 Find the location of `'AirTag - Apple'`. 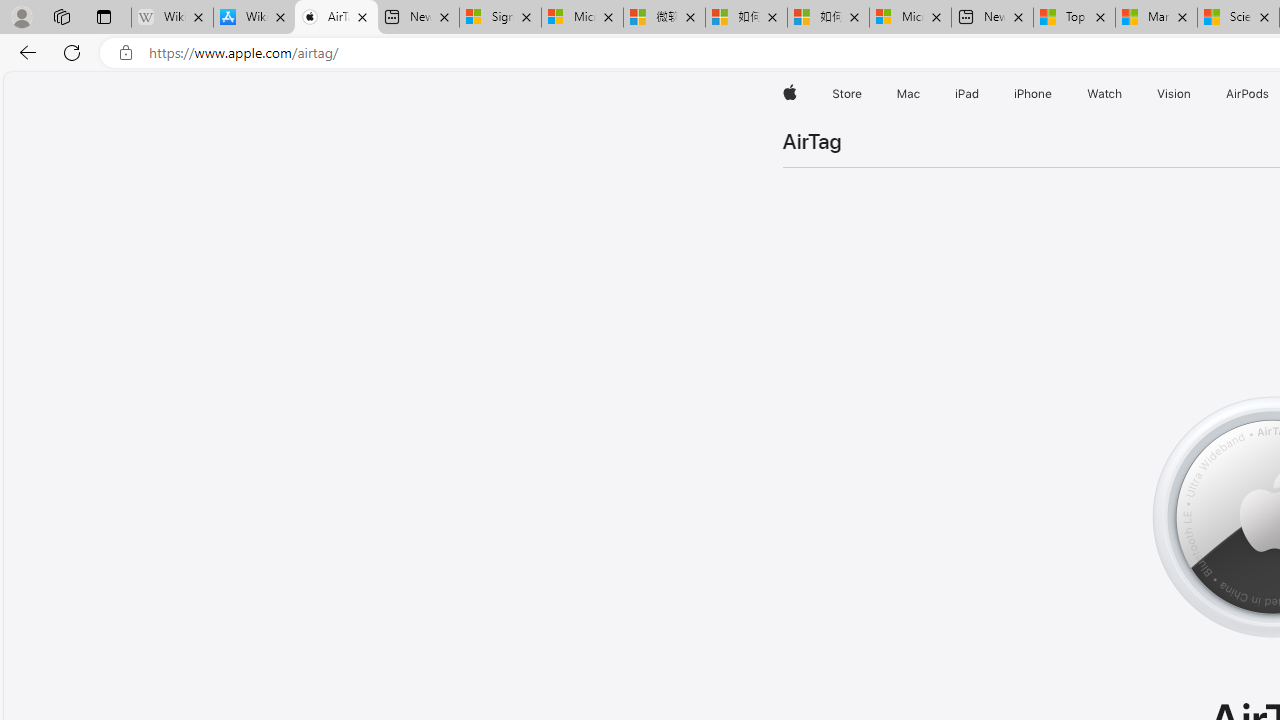

'AirTag - Apple' is located at coordinates (336, 17).